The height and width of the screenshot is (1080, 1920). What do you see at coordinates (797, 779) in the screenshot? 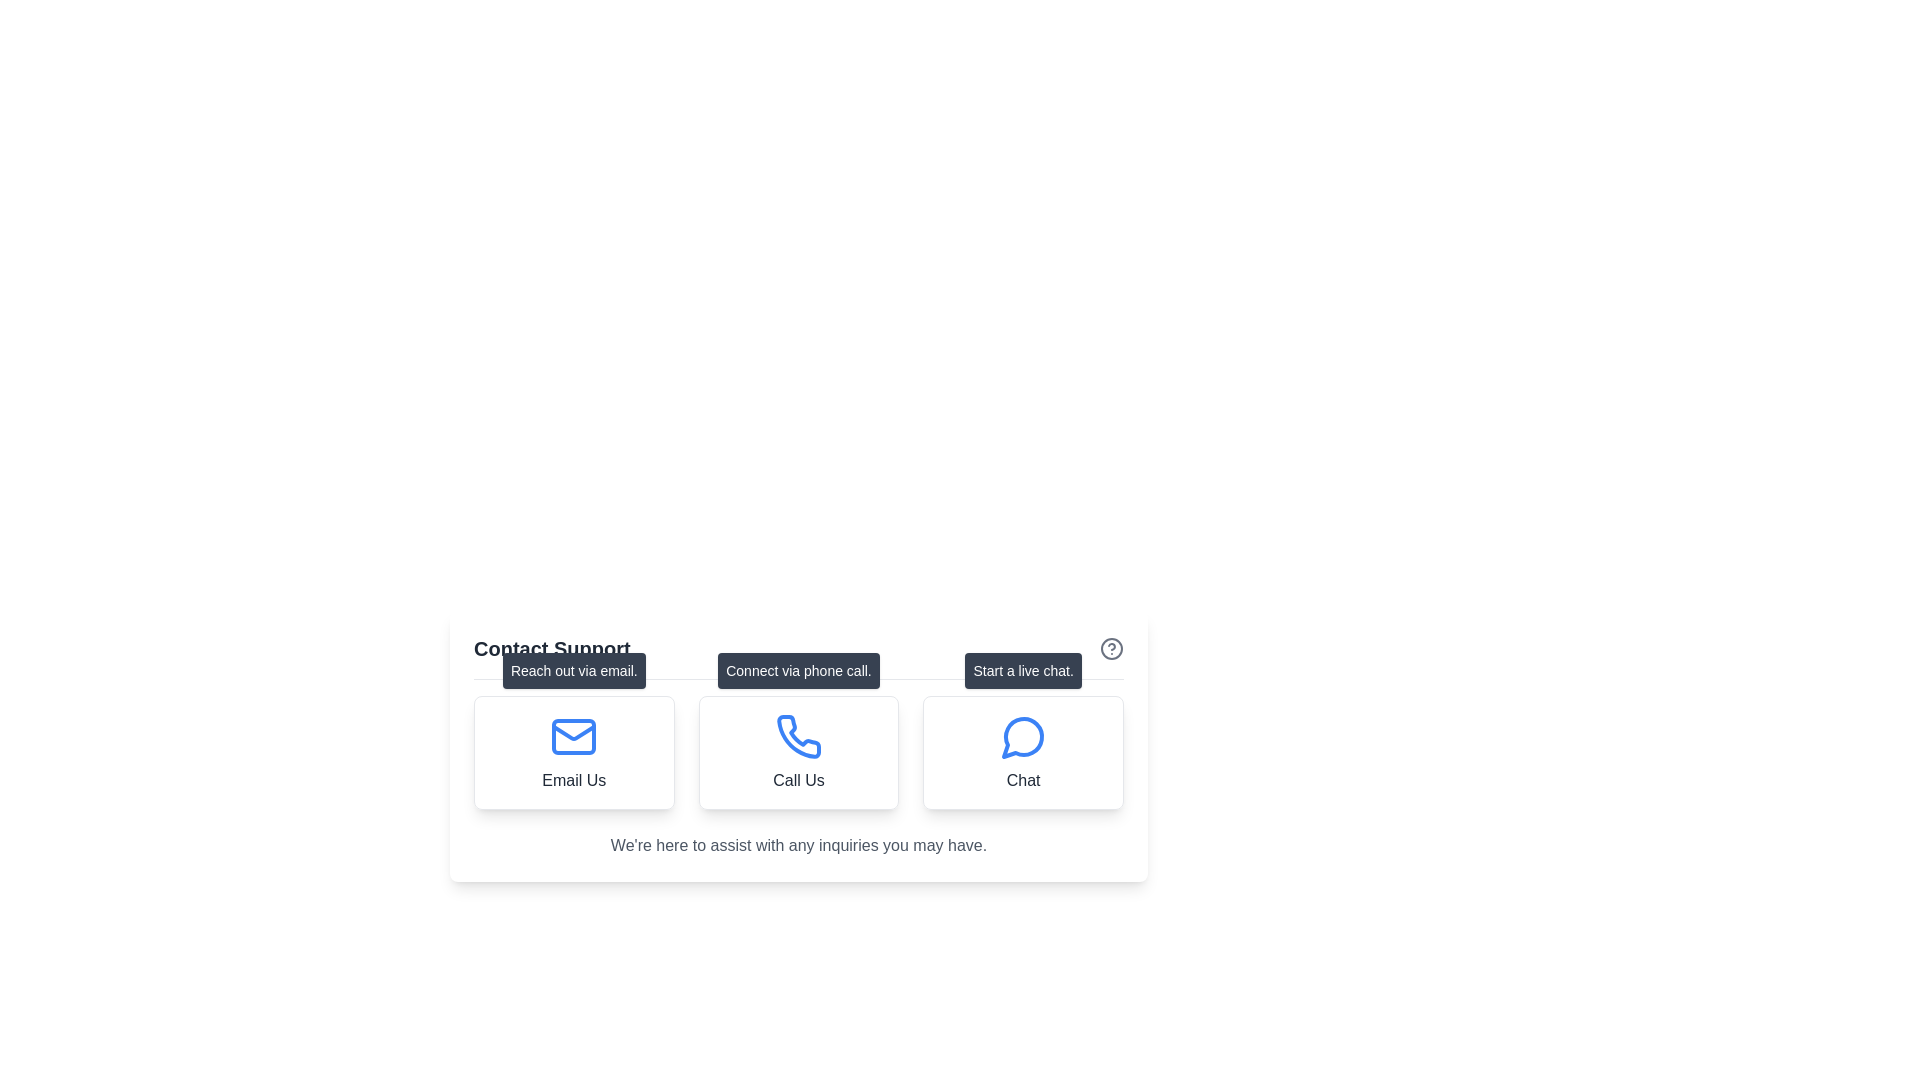
I see `the text label that indicates the action 'Connect via phone call' in the 'Call Us' card, which is positioned below the phone icon` at bounding box center [797, 779].